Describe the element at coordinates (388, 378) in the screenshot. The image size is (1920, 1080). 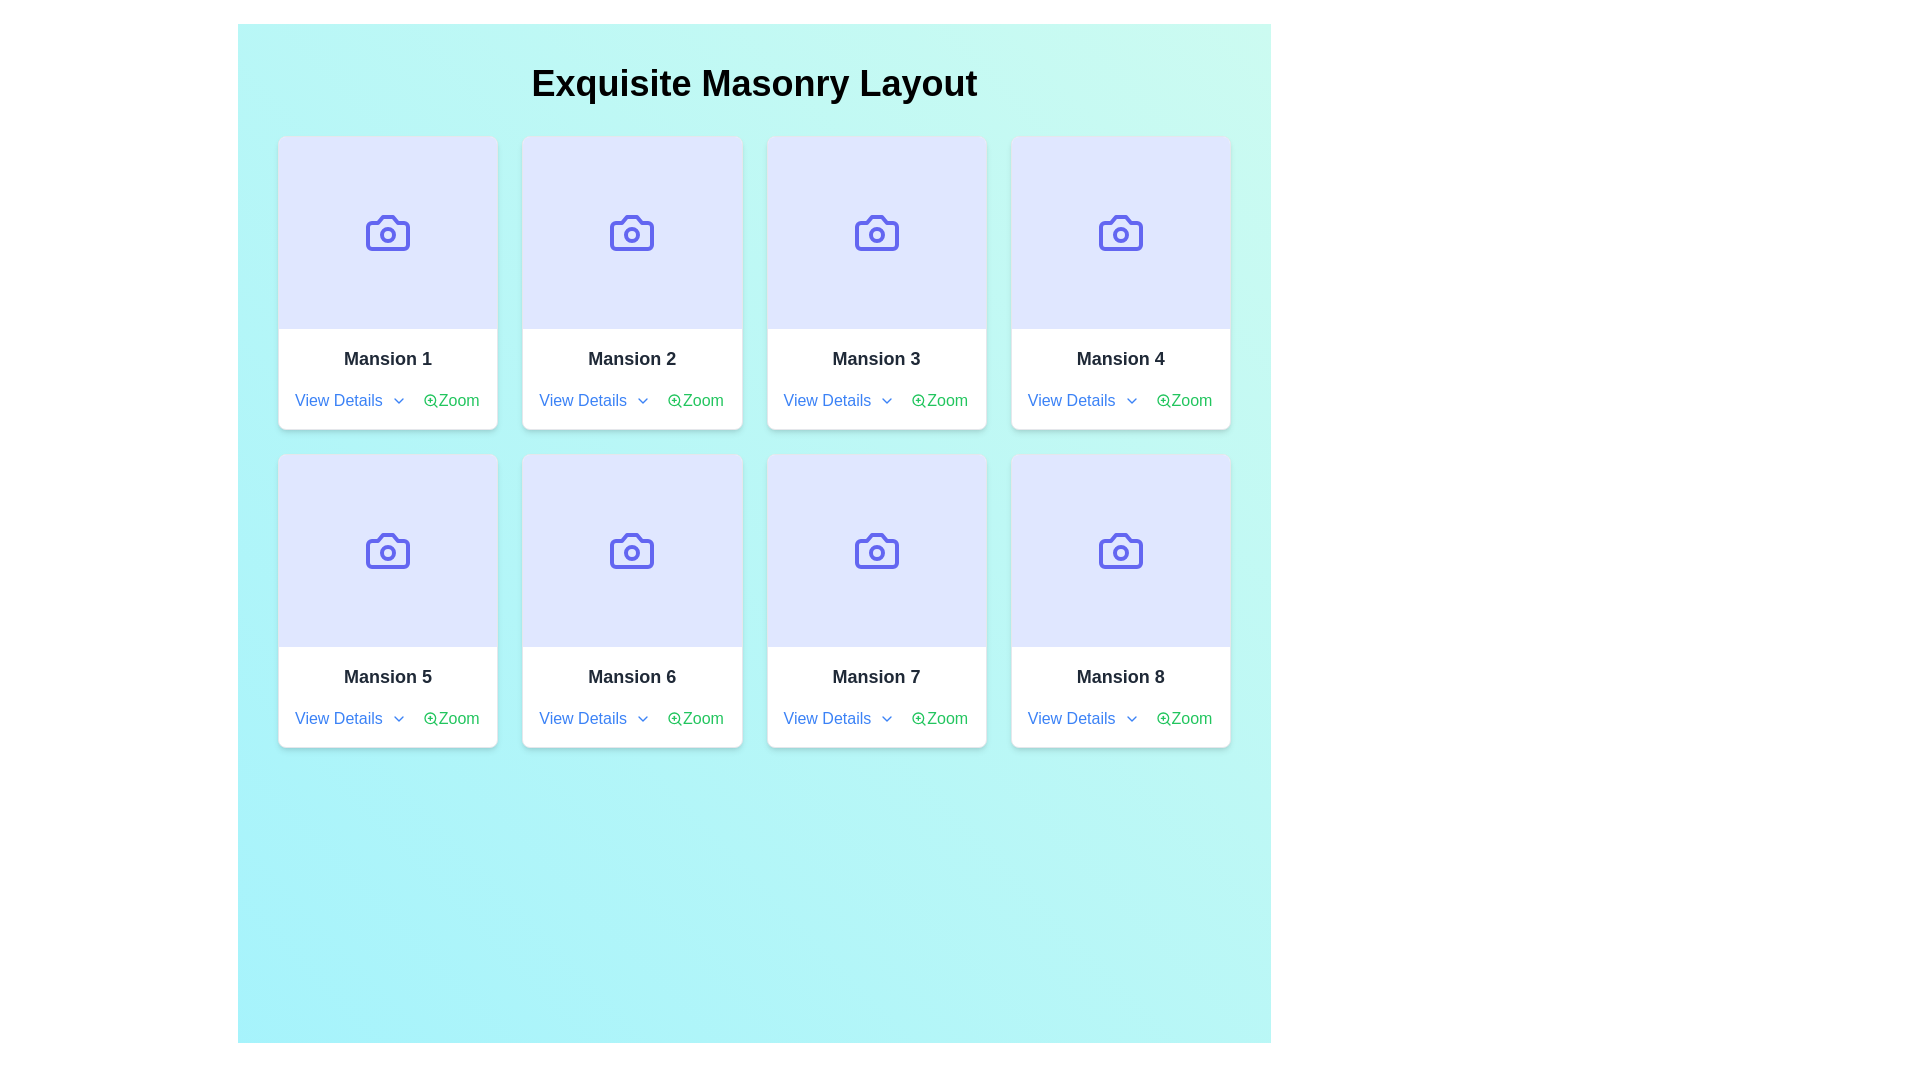
I see `the 'View Details' link located on the card for 'Mansion 1' in the first row and first column of the grid layout` at that location.